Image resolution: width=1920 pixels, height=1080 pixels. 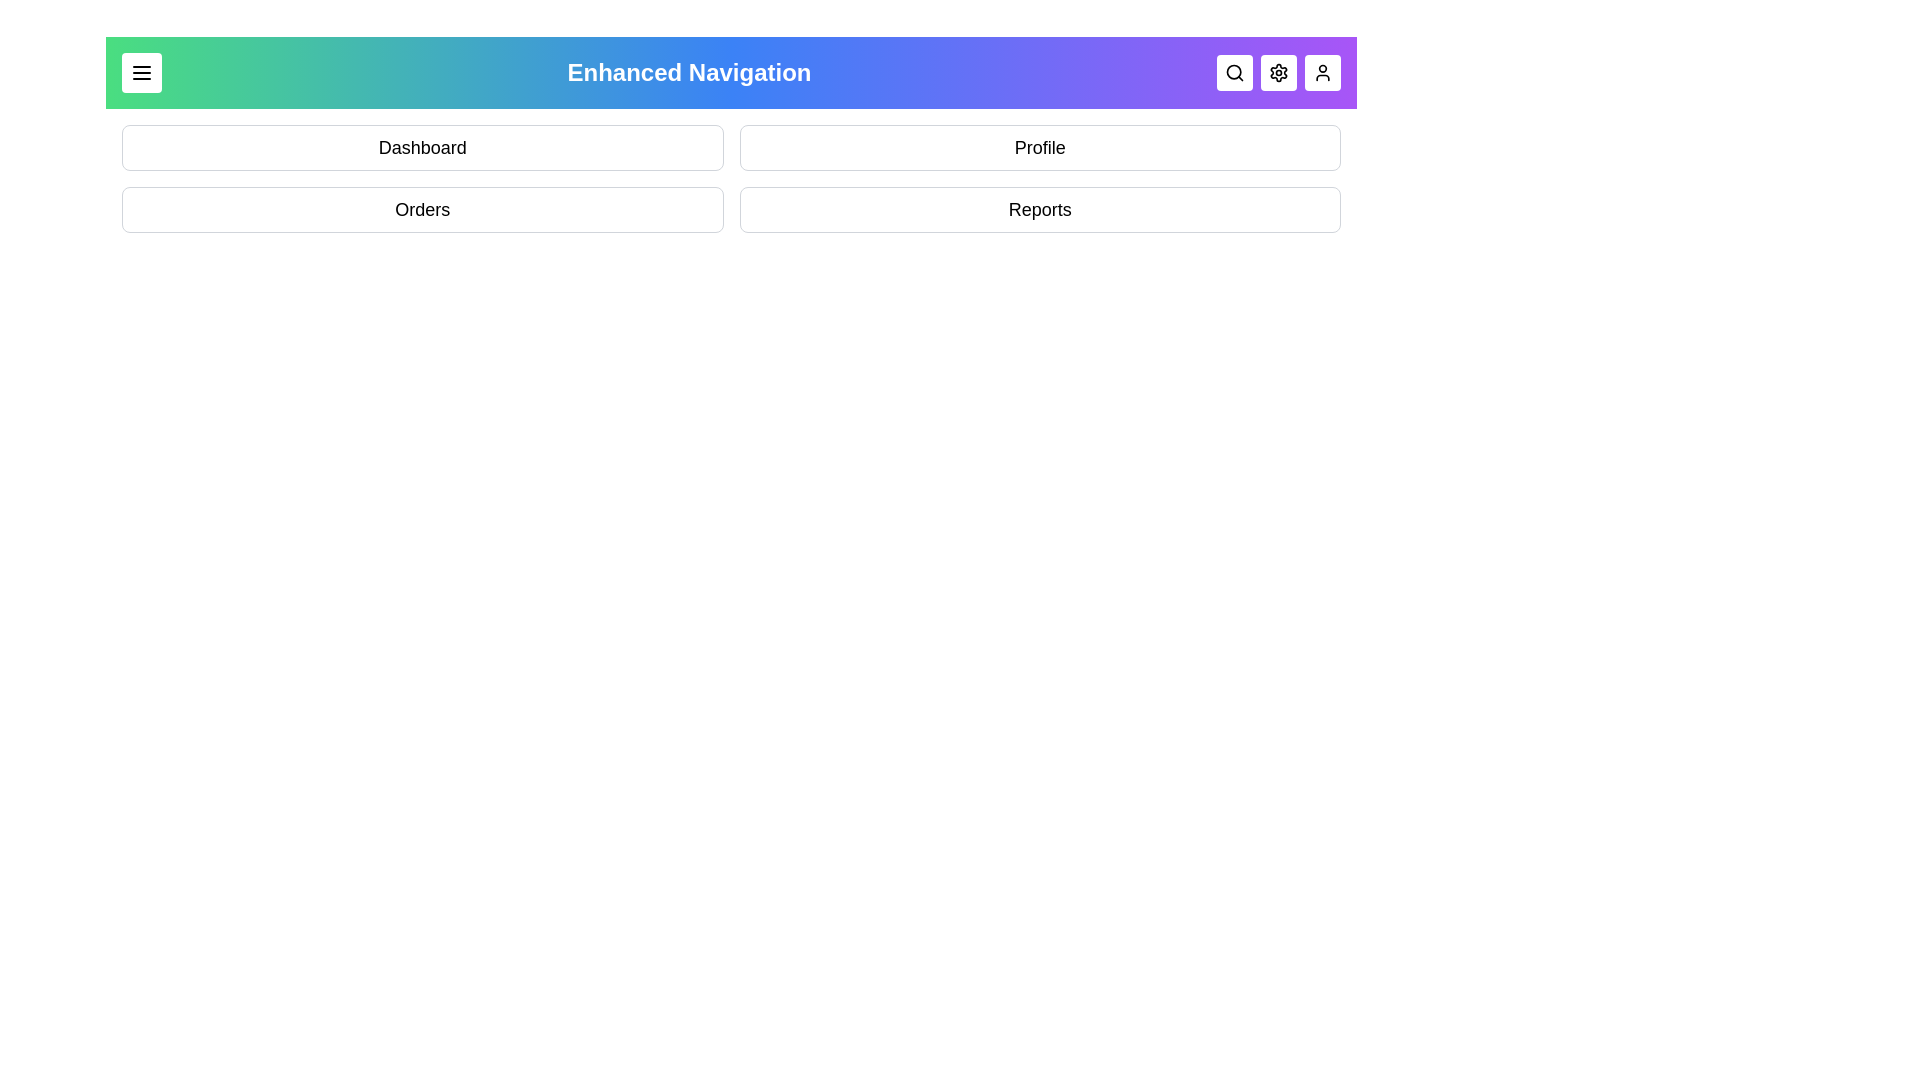 I want to click on the search button located in the top right corner of the app bar, so click(x=1233, y=72).